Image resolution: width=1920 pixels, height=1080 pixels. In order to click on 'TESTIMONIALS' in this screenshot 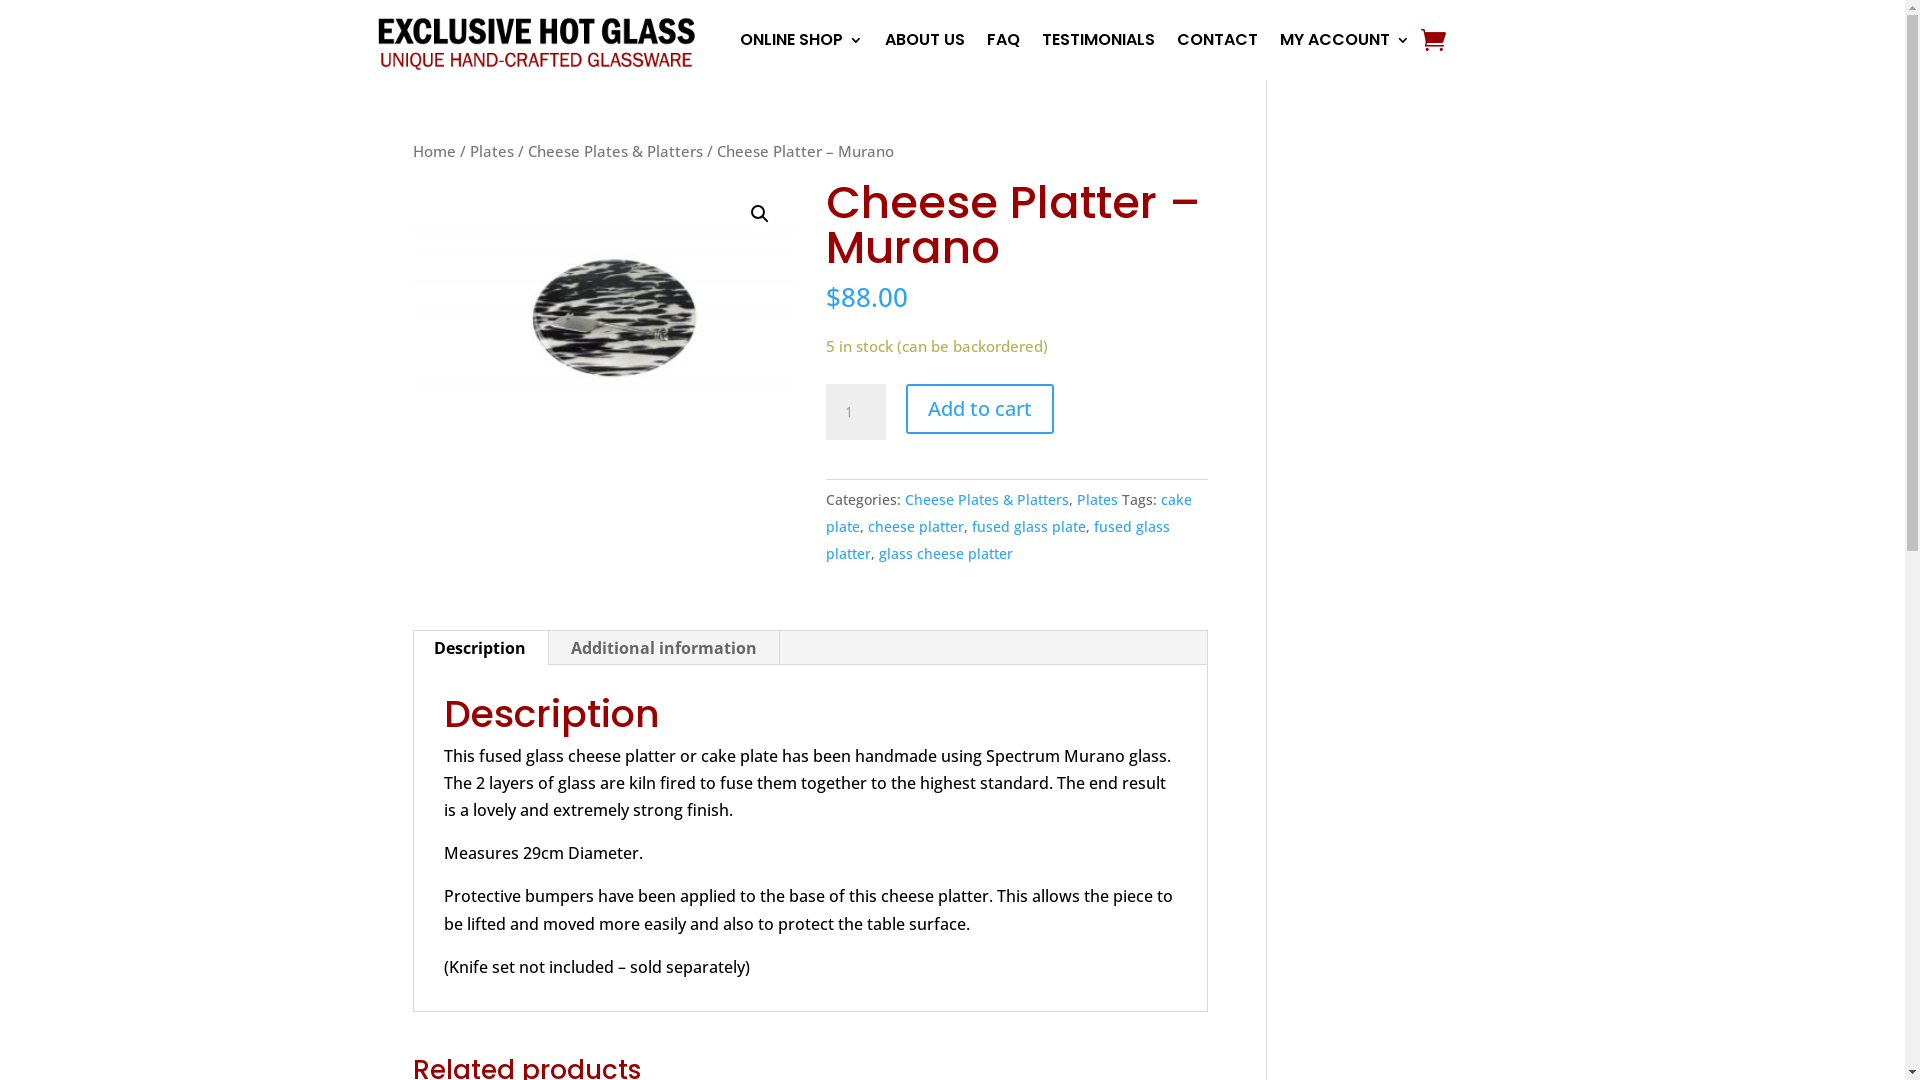, I will do `click(1040, 39)`.